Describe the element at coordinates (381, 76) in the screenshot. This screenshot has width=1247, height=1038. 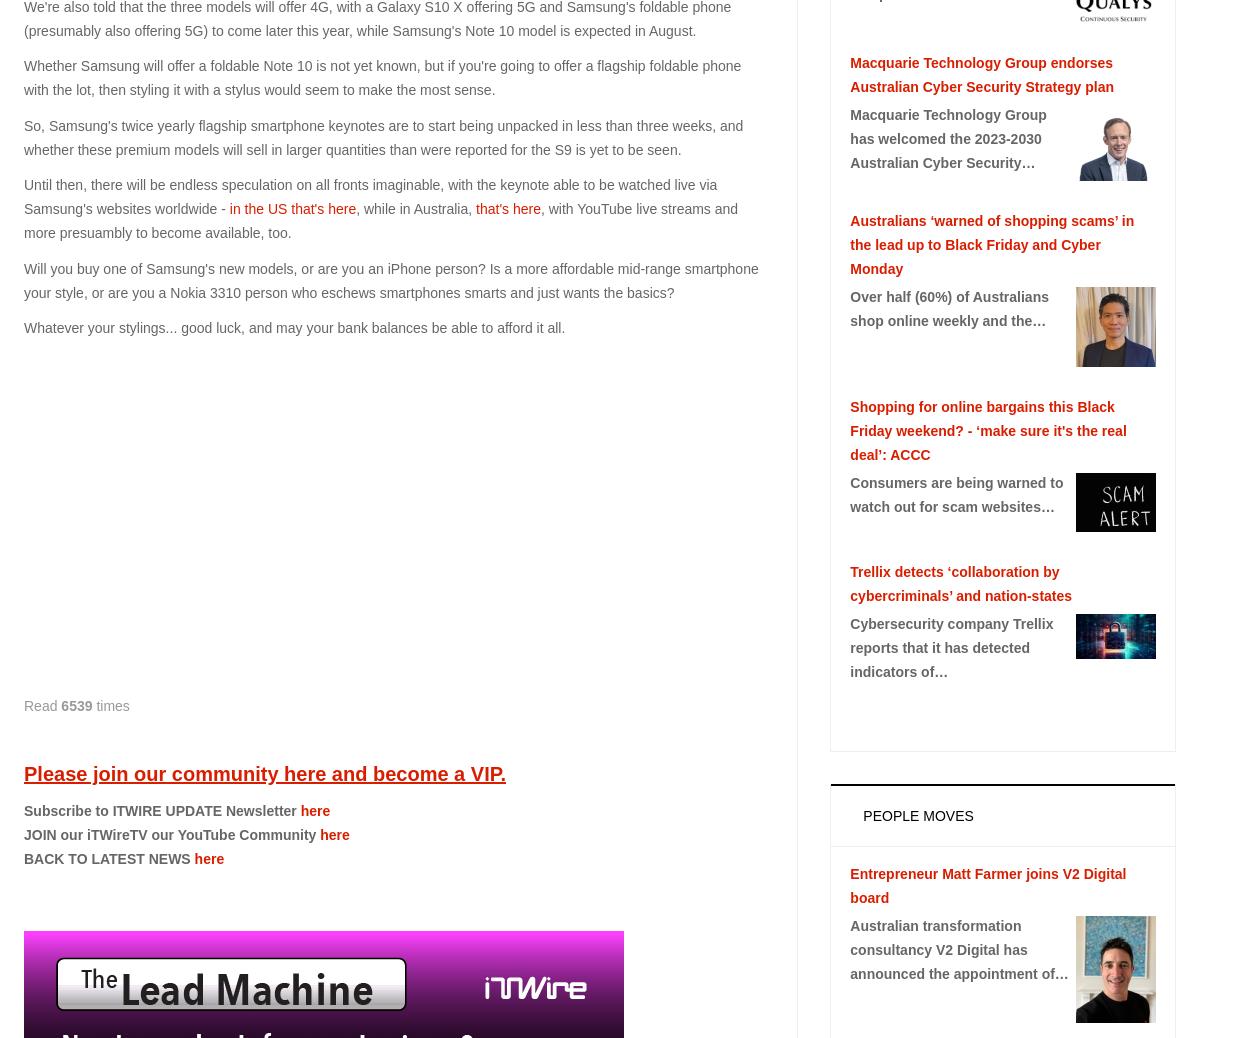
I see `'Whether Samsung will offer a foldable Note 10 is not yet known, but if you're going to offer a flagship foldable phone with the lot, then styling it with a stylus would seem to make the most sense.'` at that location.